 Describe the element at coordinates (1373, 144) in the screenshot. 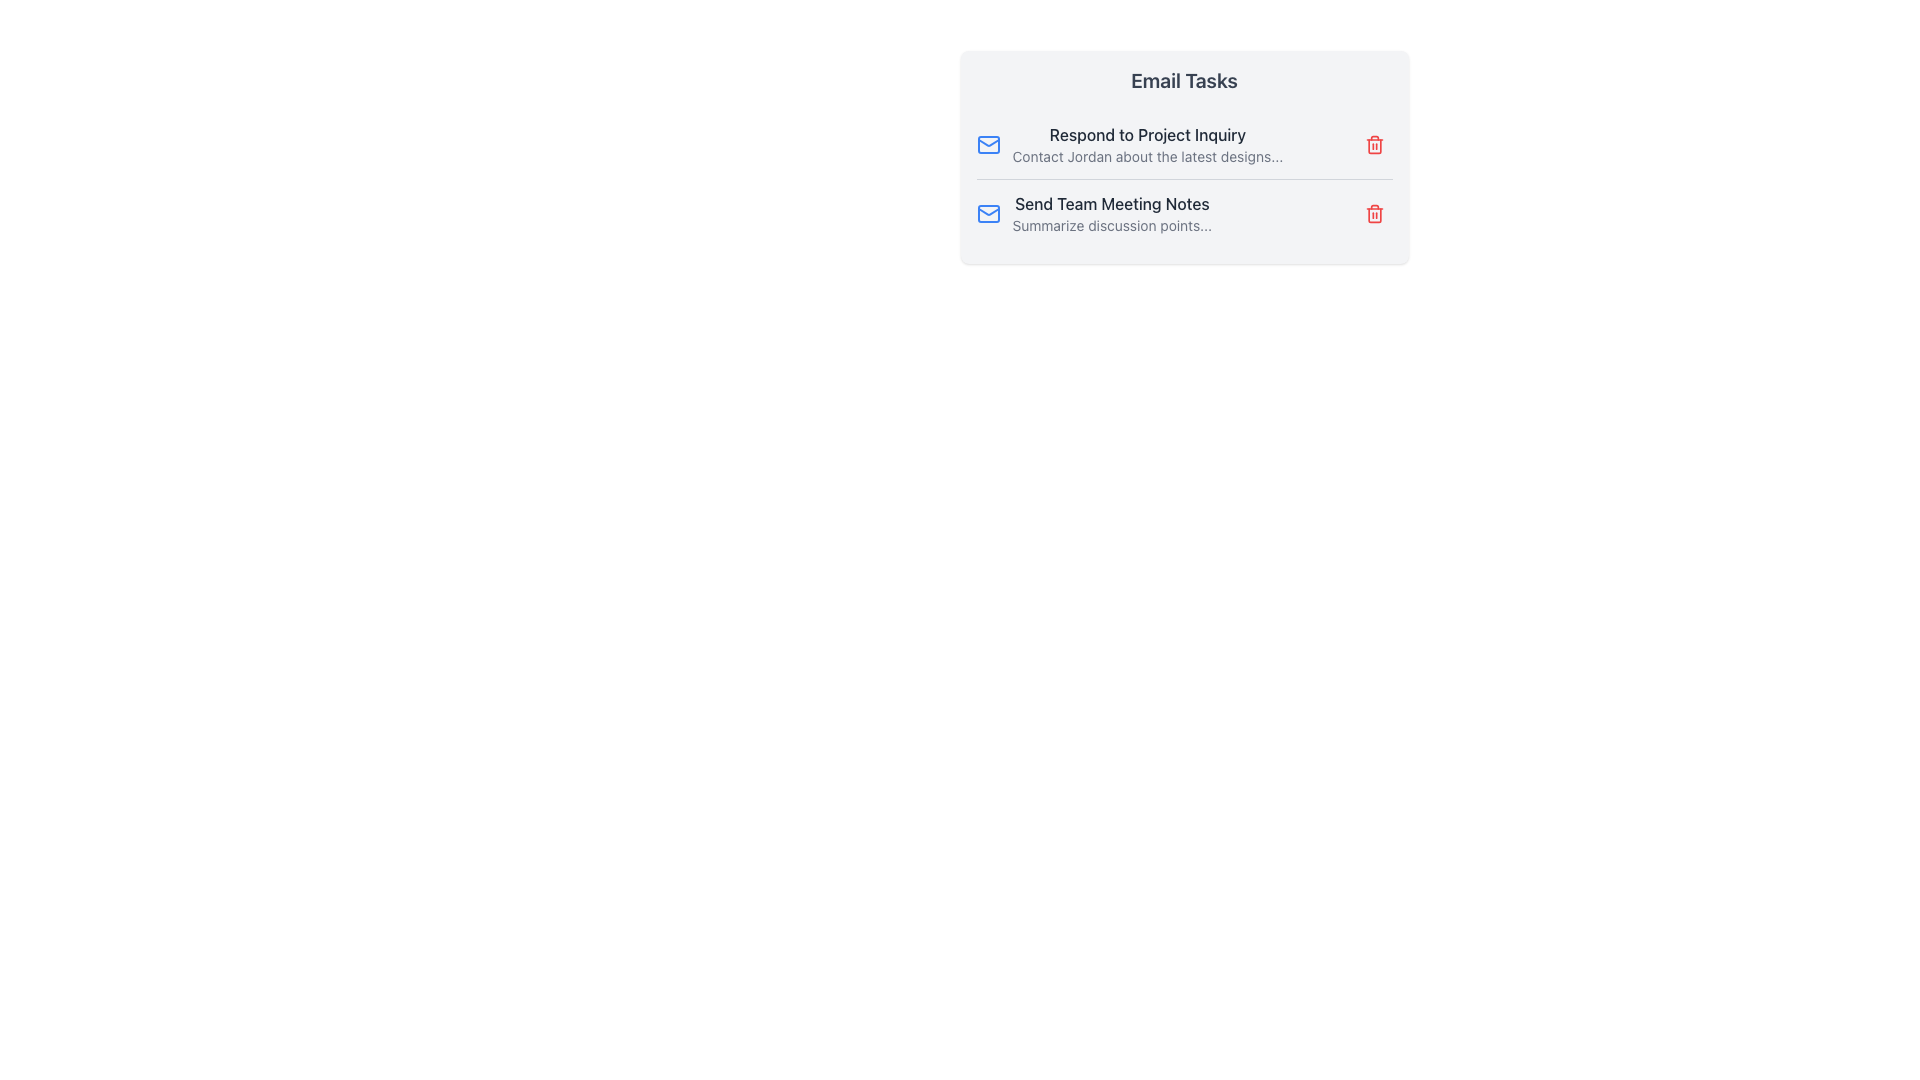

I see `the delete icon button located immediately to the right of the 'Respond to Project Inquiry' task` at that location.